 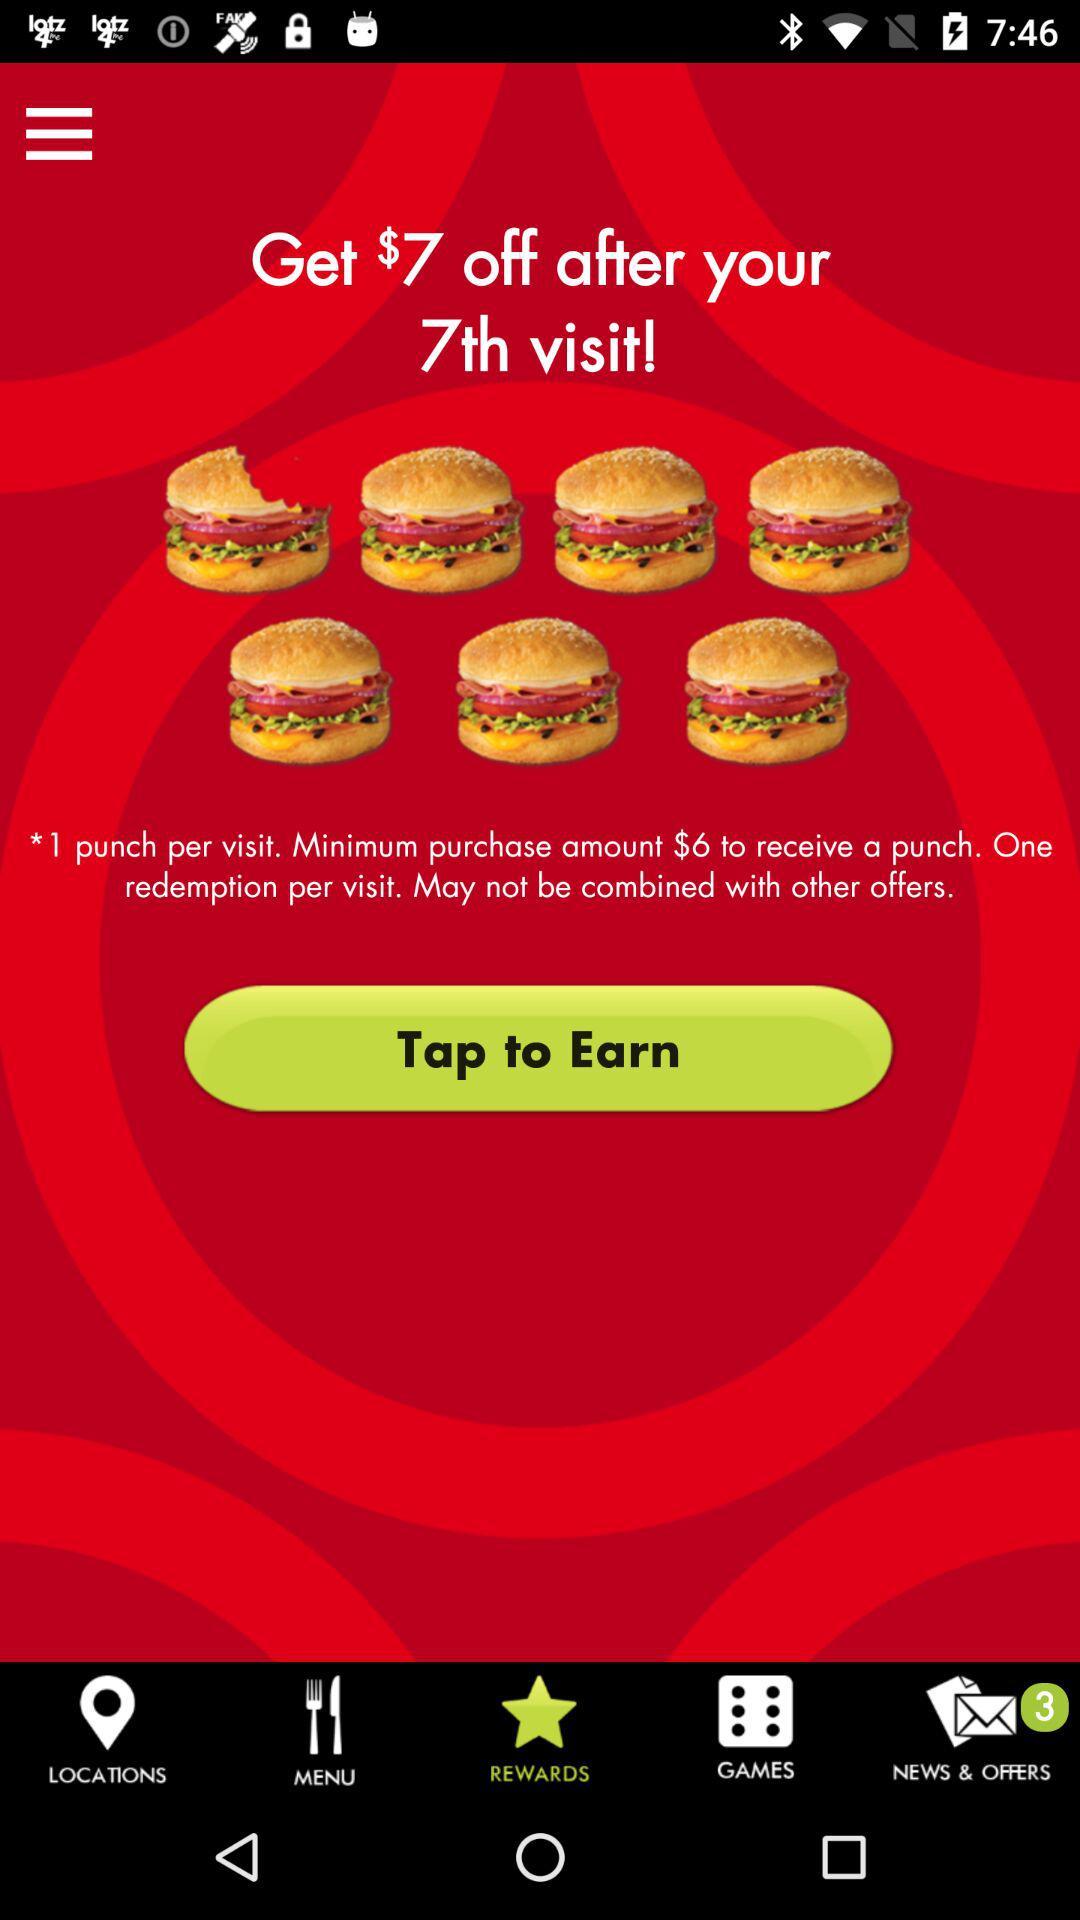 What do you see at coordinates (58, 132) in the screenshot?
I see `item to the left of the get 7 off` at bounding box center [58, 132].